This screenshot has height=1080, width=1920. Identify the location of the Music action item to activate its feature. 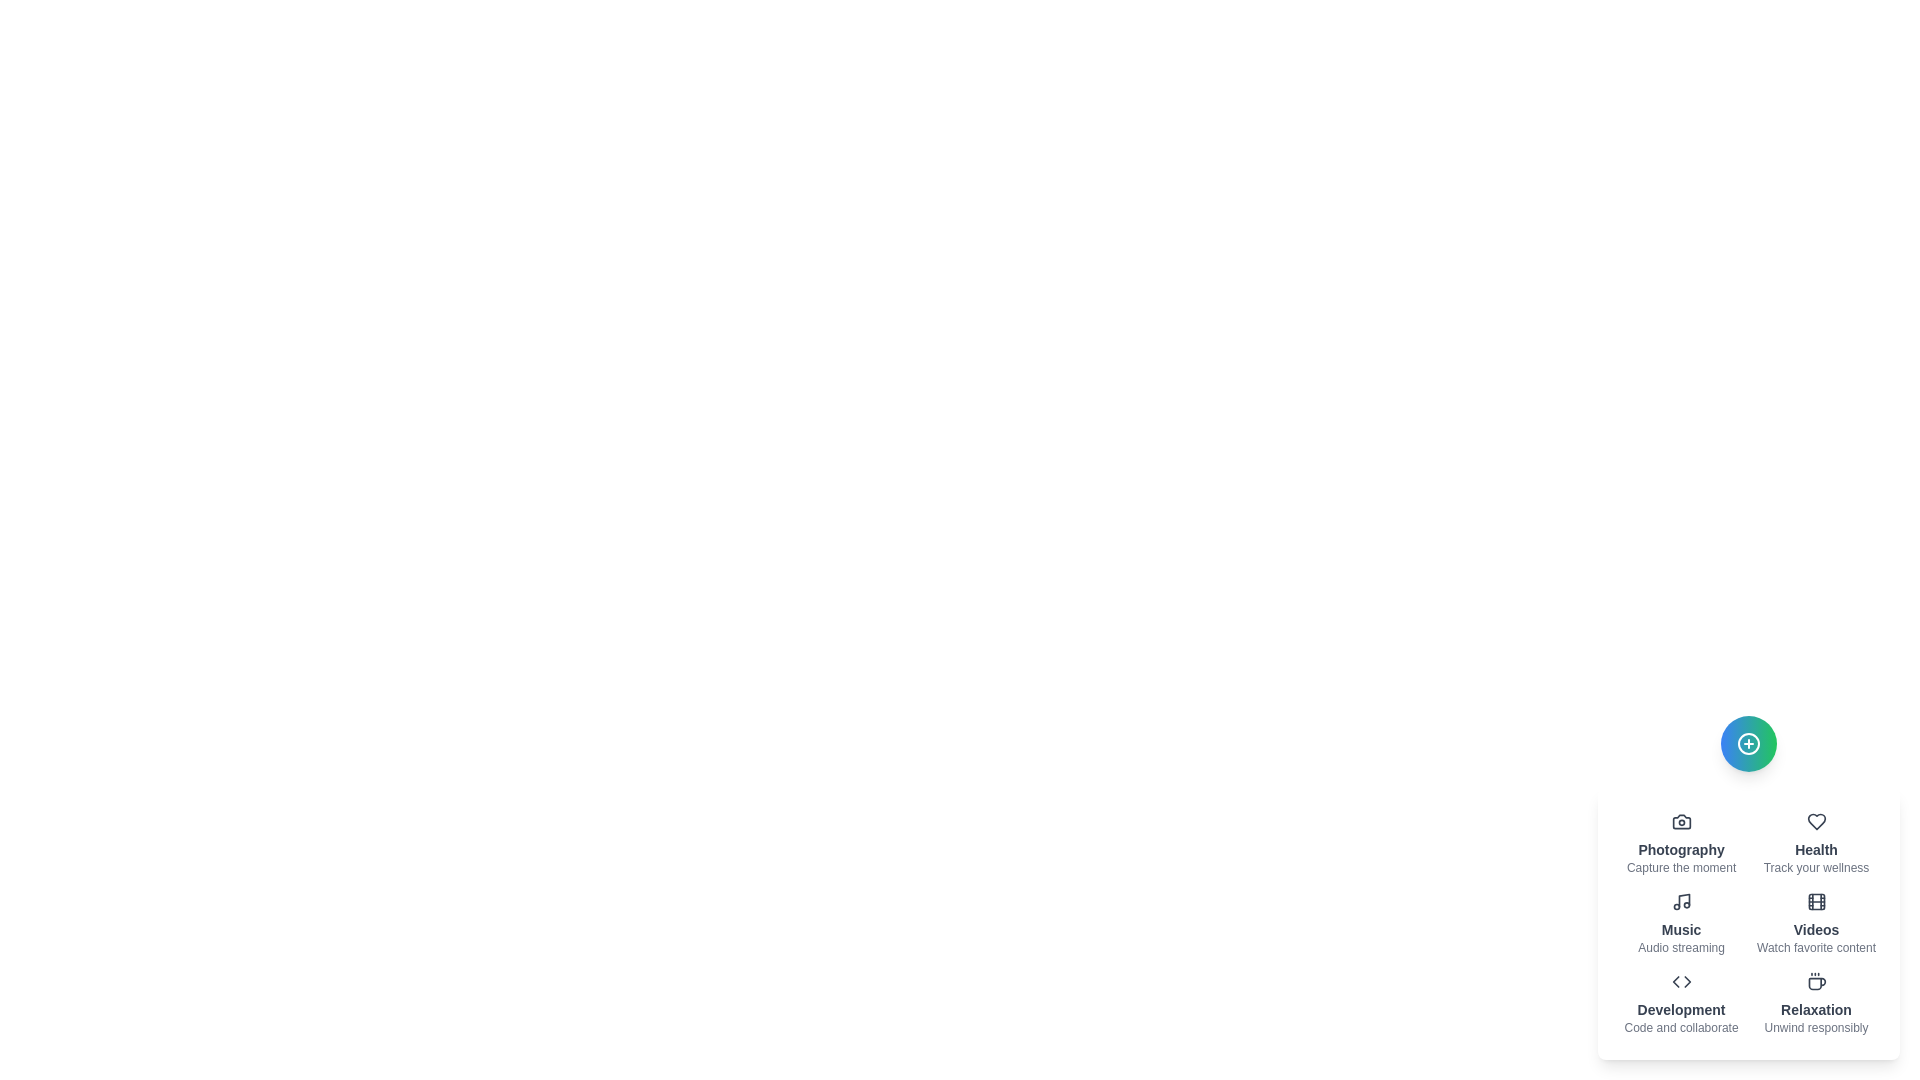
(1680, 924).